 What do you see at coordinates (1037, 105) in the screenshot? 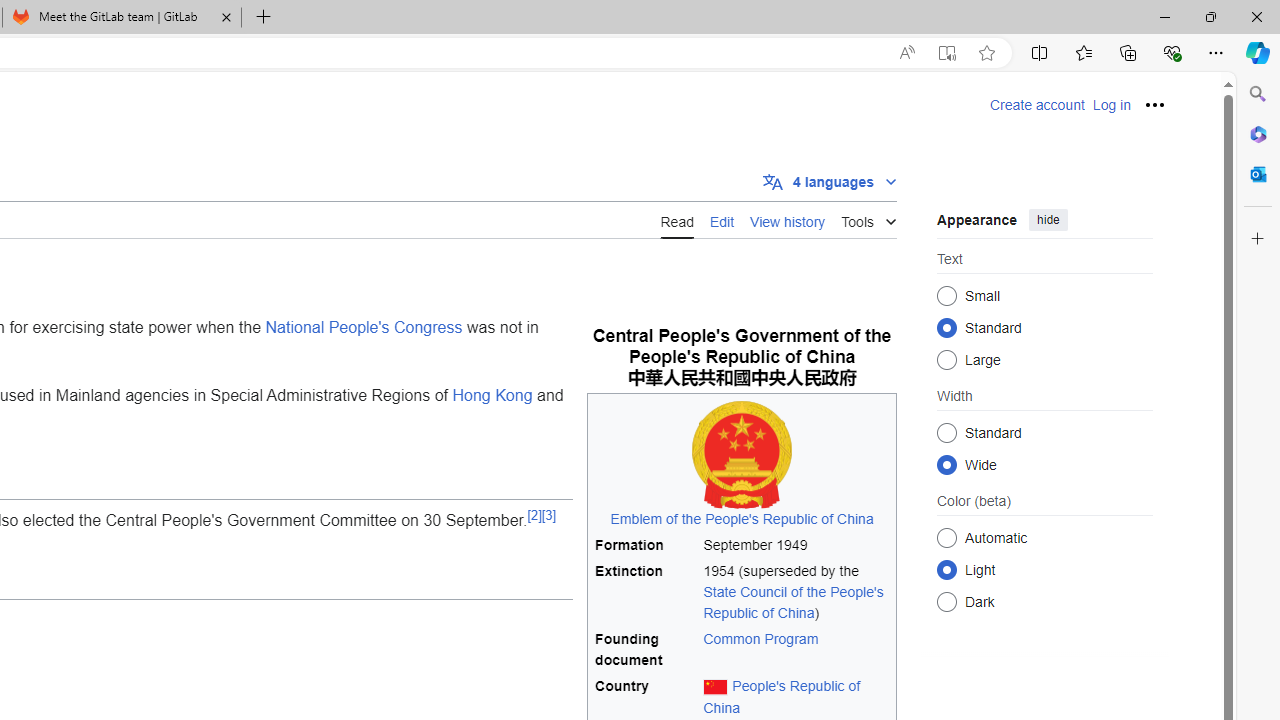
I see `'Create account'` at bounding box center [1037, 105].